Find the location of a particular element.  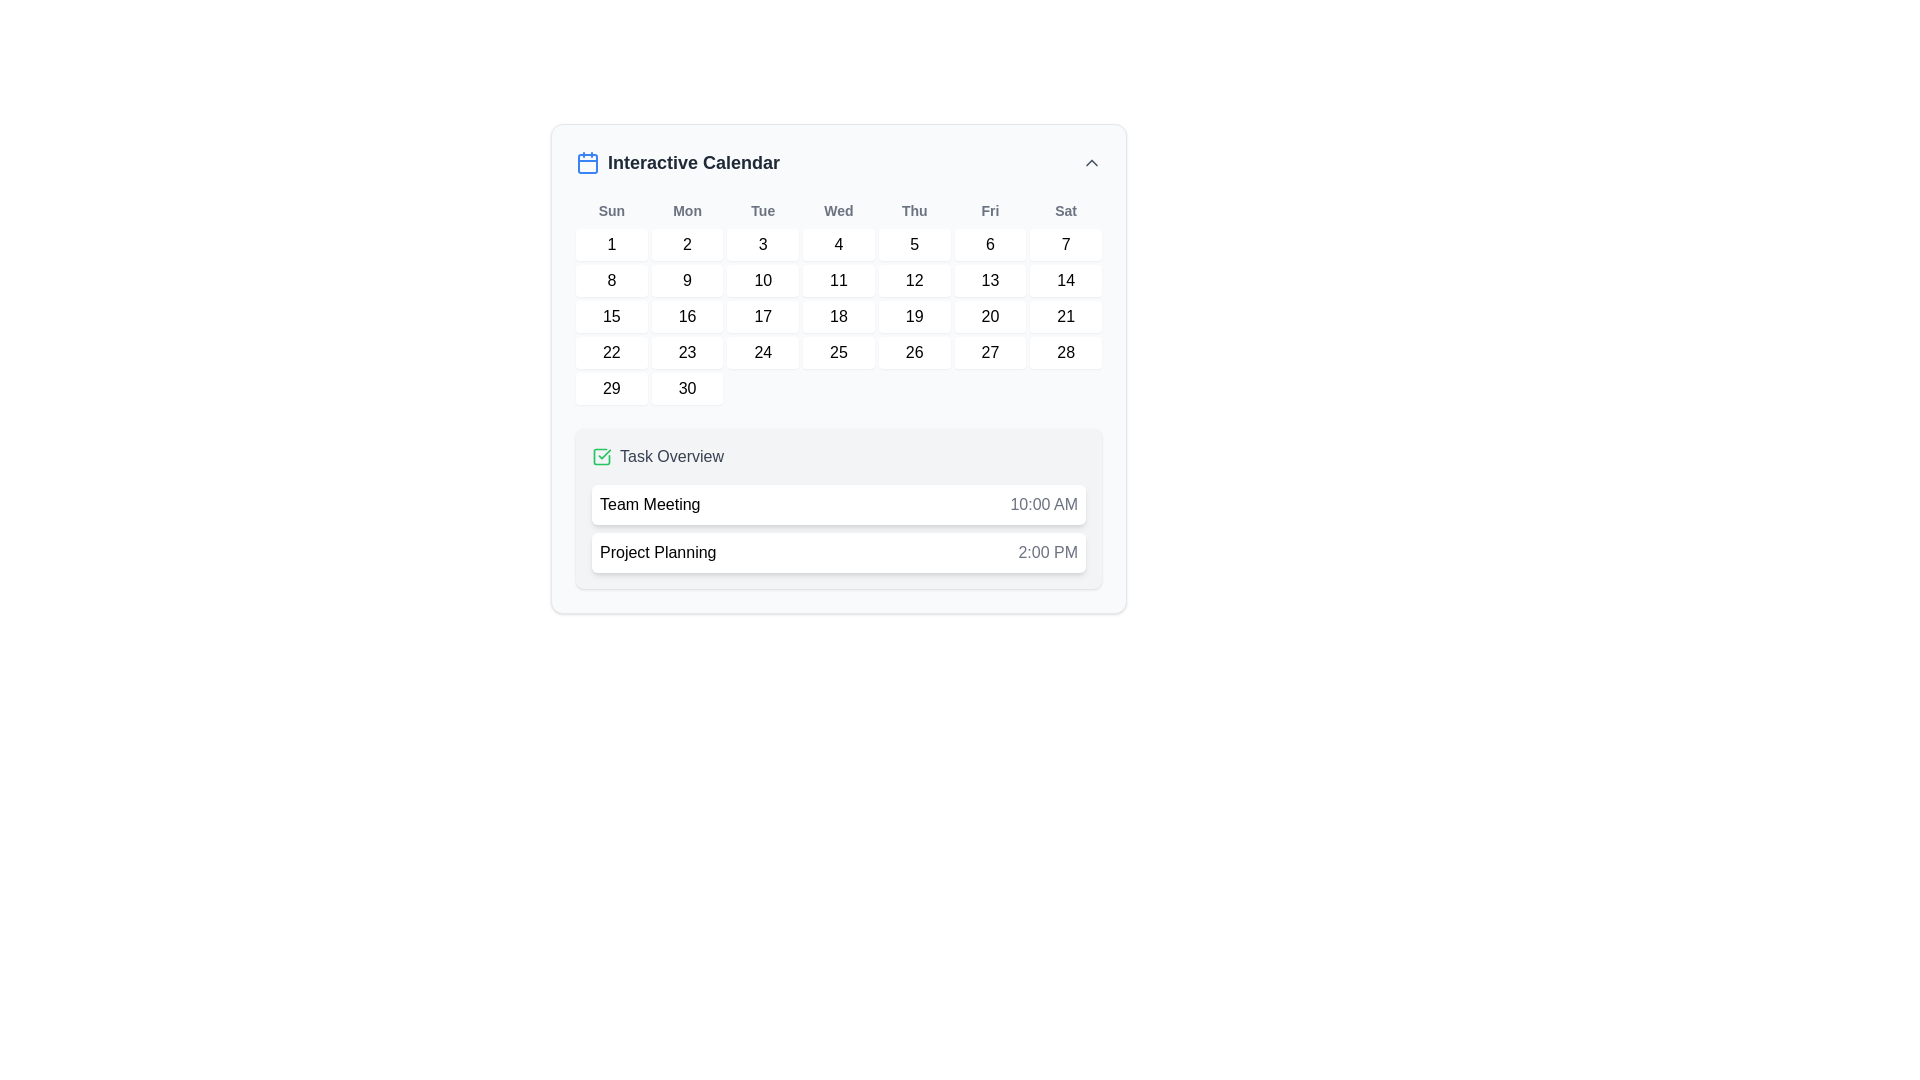

the date selection button displaying the number '25' in the interactive calendar is located at coordinates (839, 352).